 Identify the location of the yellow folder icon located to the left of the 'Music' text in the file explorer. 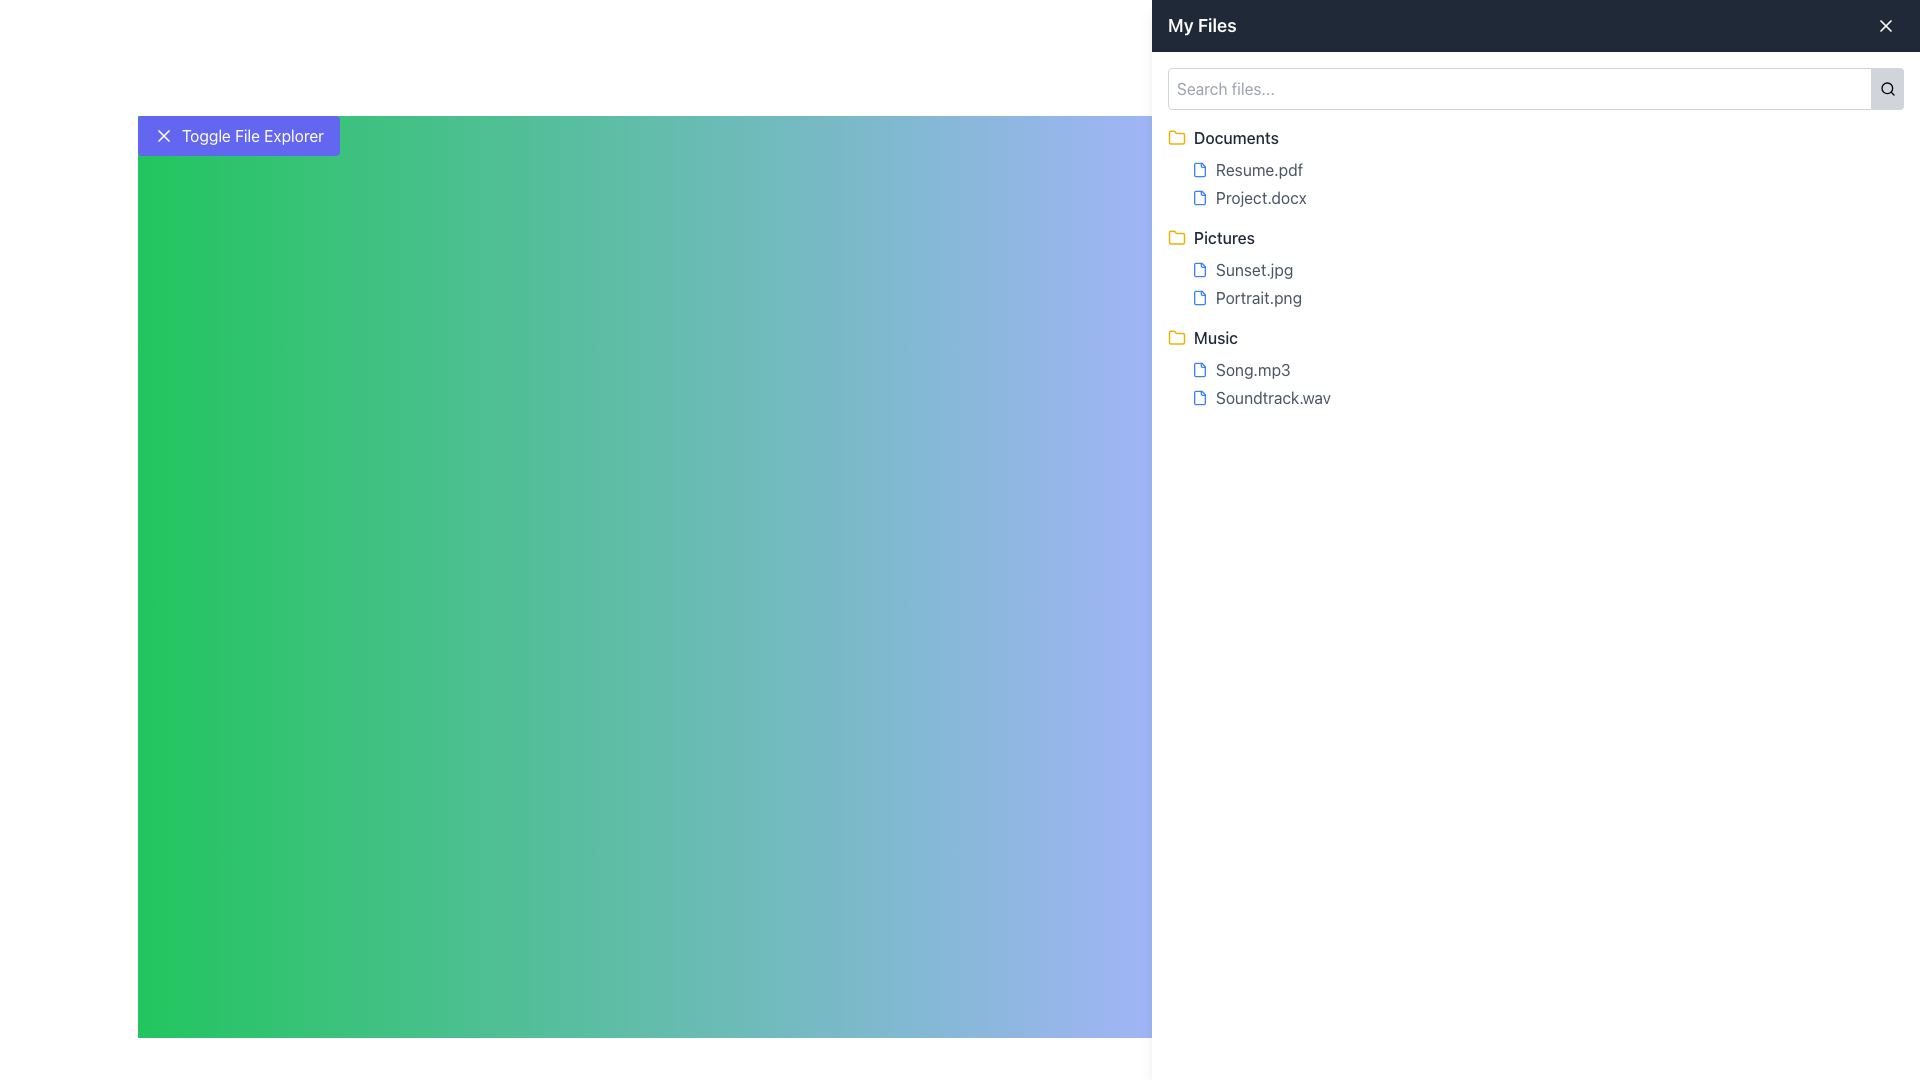
(1176, 335).